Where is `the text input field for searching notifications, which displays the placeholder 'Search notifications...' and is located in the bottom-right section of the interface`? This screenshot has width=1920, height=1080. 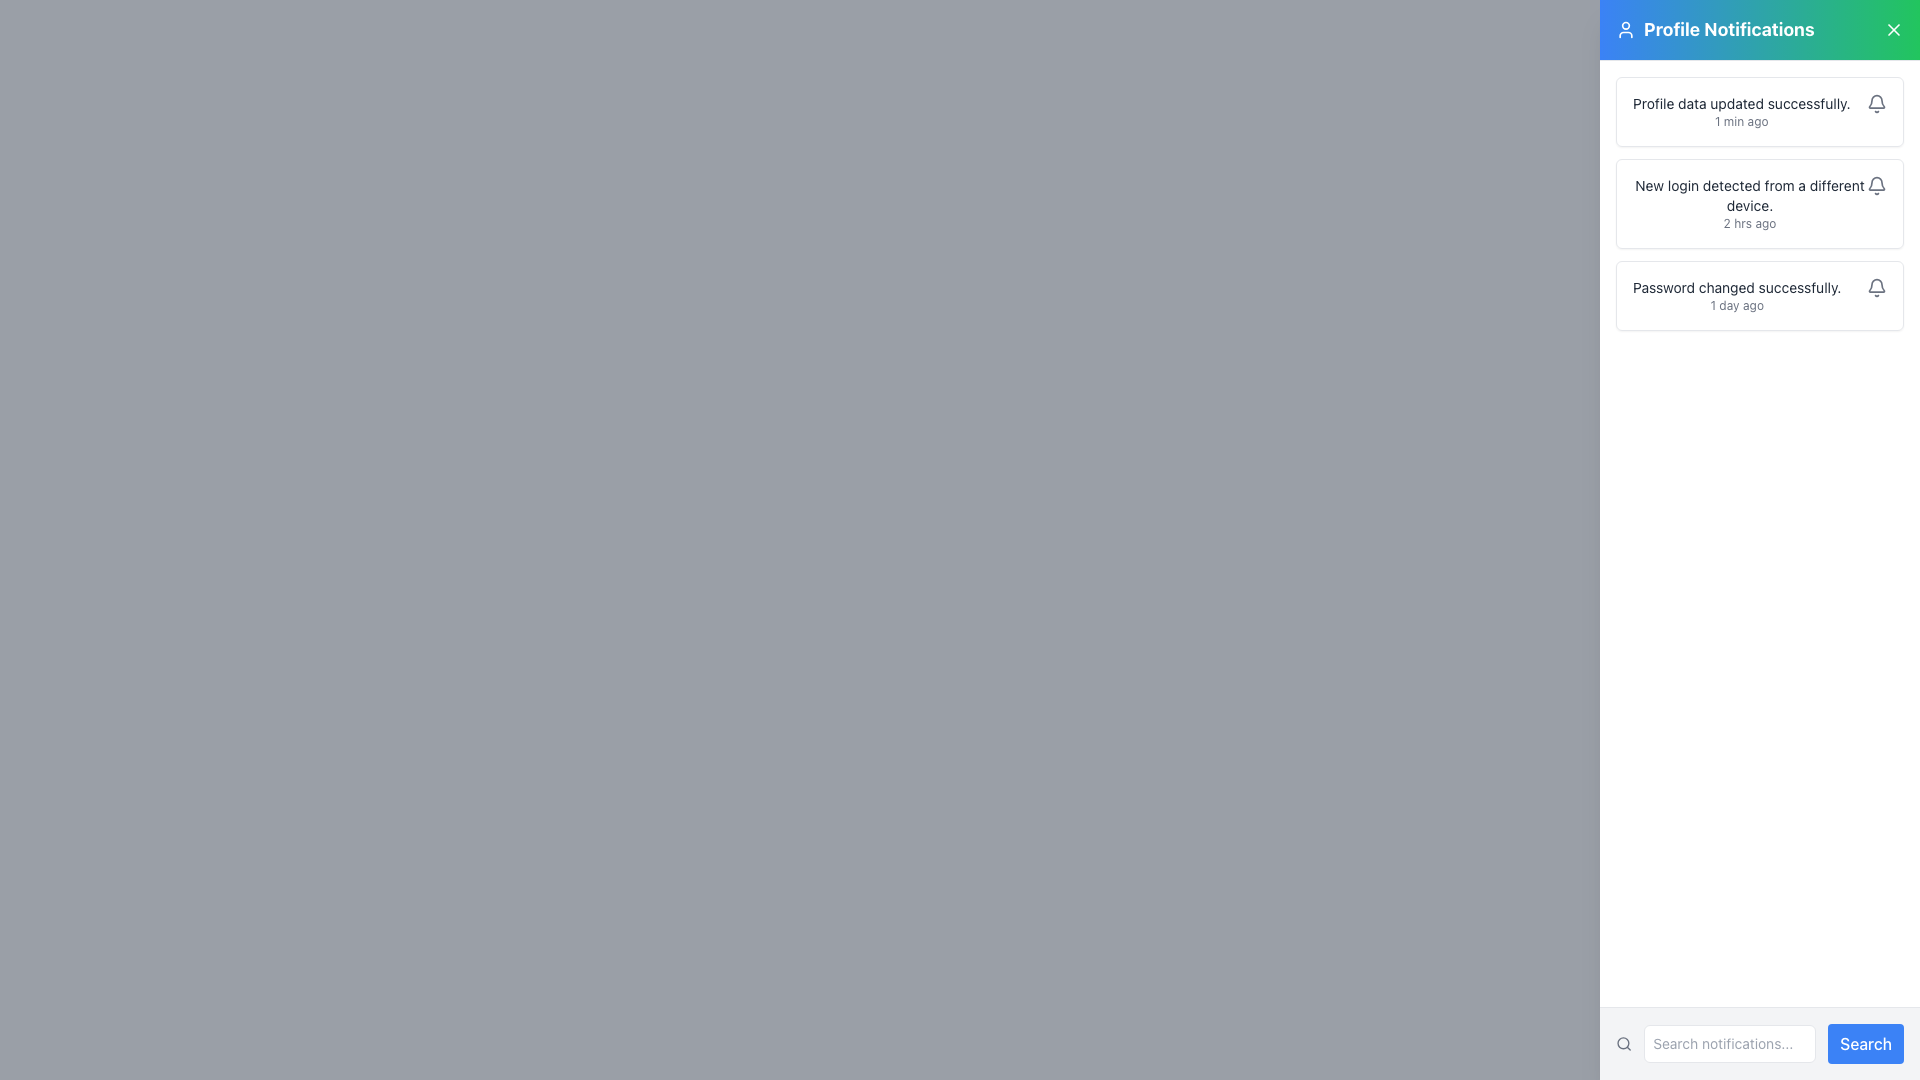
the text input field for searching notifications, which displays the placeholder 'Search notifications...' and is located in the bottom-right section of the interface is located at coordinates (1729, 1043).